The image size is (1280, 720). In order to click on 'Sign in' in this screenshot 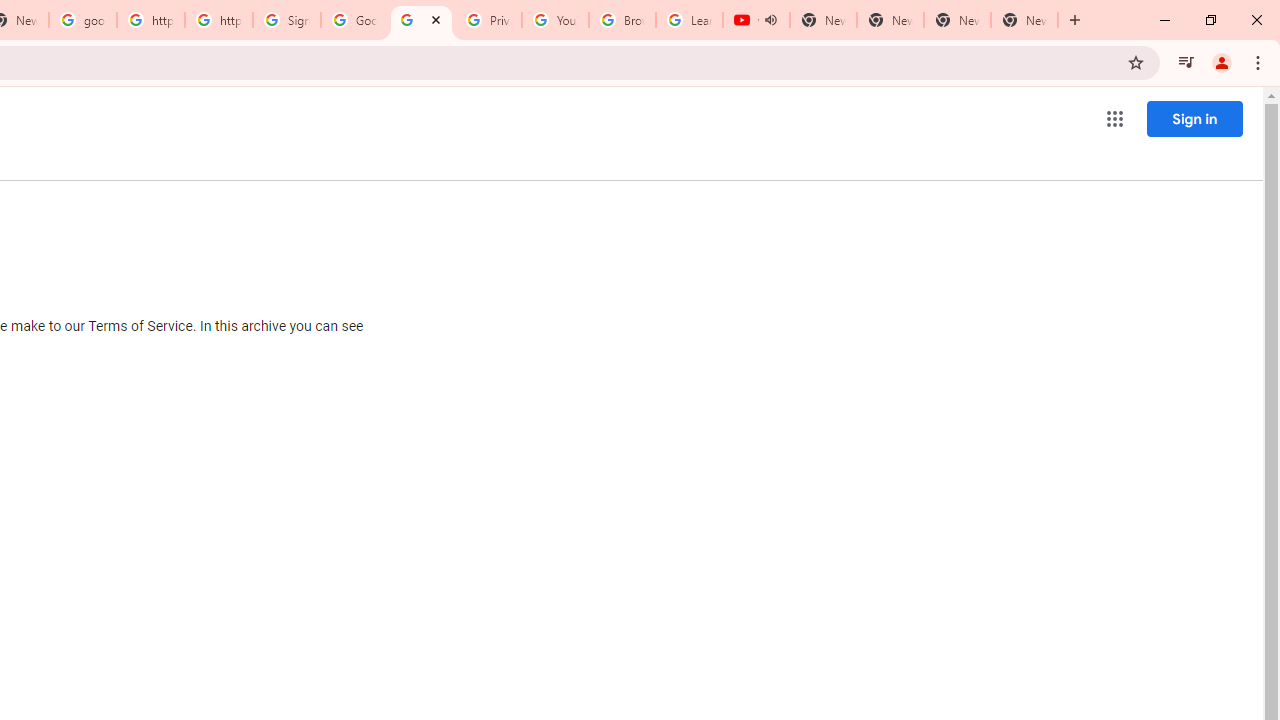, I will do `click(1194, 118)`.